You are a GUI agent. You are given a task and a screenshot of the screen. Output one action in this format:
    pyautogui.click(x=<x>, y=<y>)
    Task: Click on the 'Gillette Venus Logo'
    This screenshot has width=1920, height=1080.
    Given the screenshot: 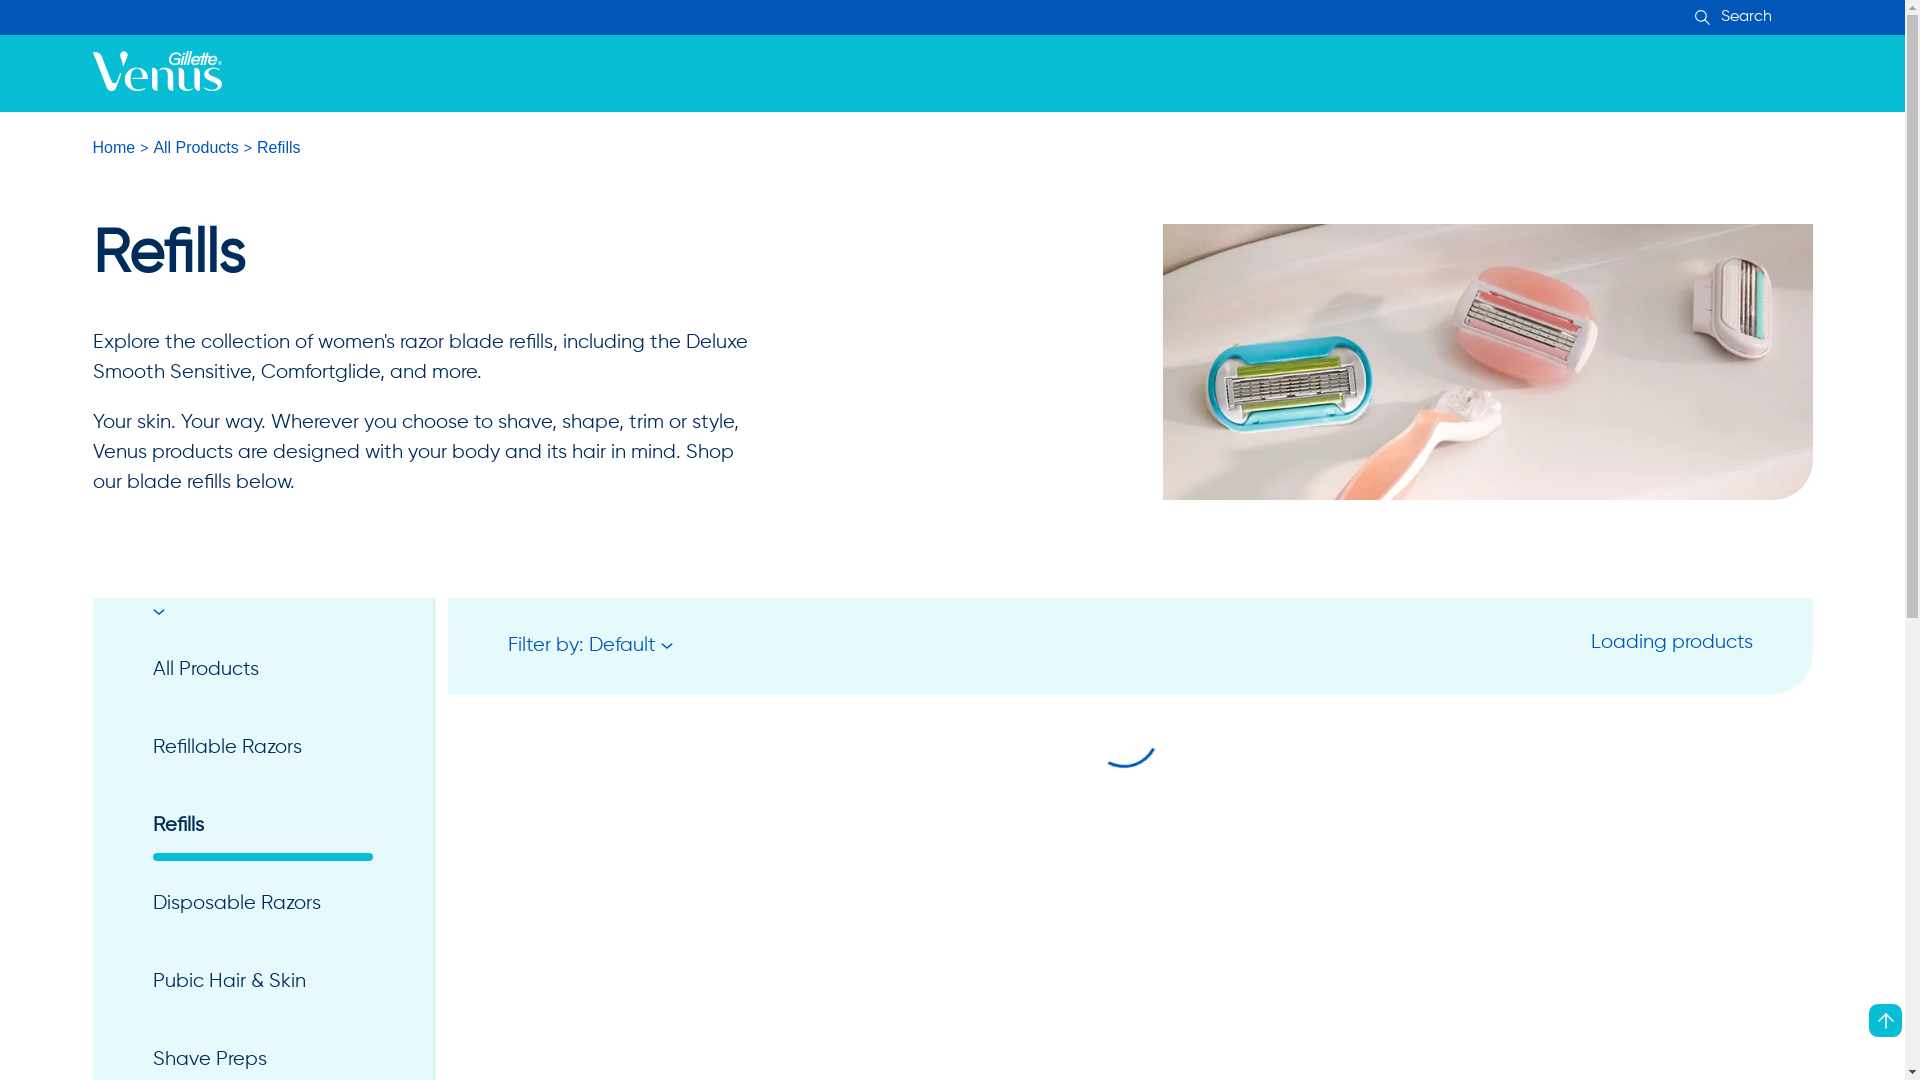 What is the action you would take?
    pyautogui.click(x=155, y=72)
    